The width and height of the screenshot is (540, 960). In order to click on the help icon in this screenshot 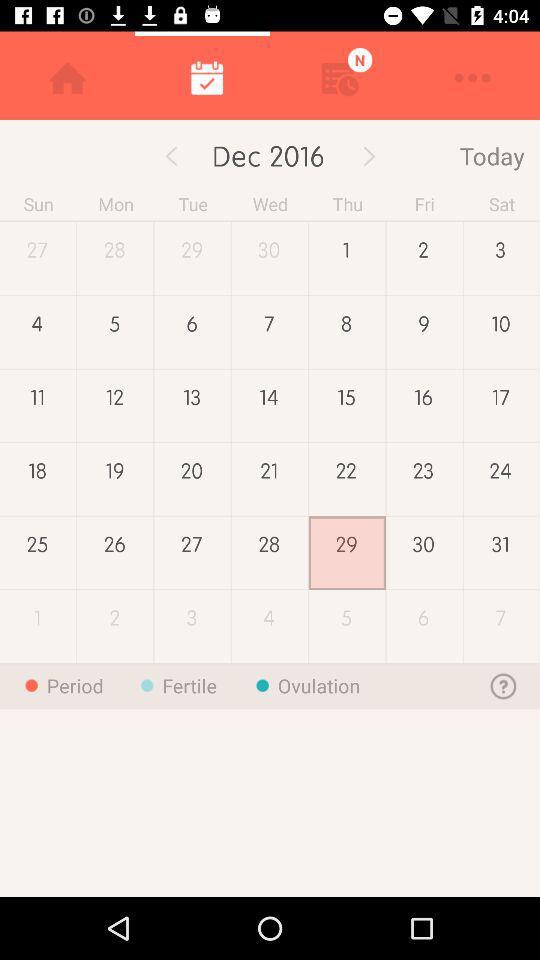, I will do `click(503, 685)`.